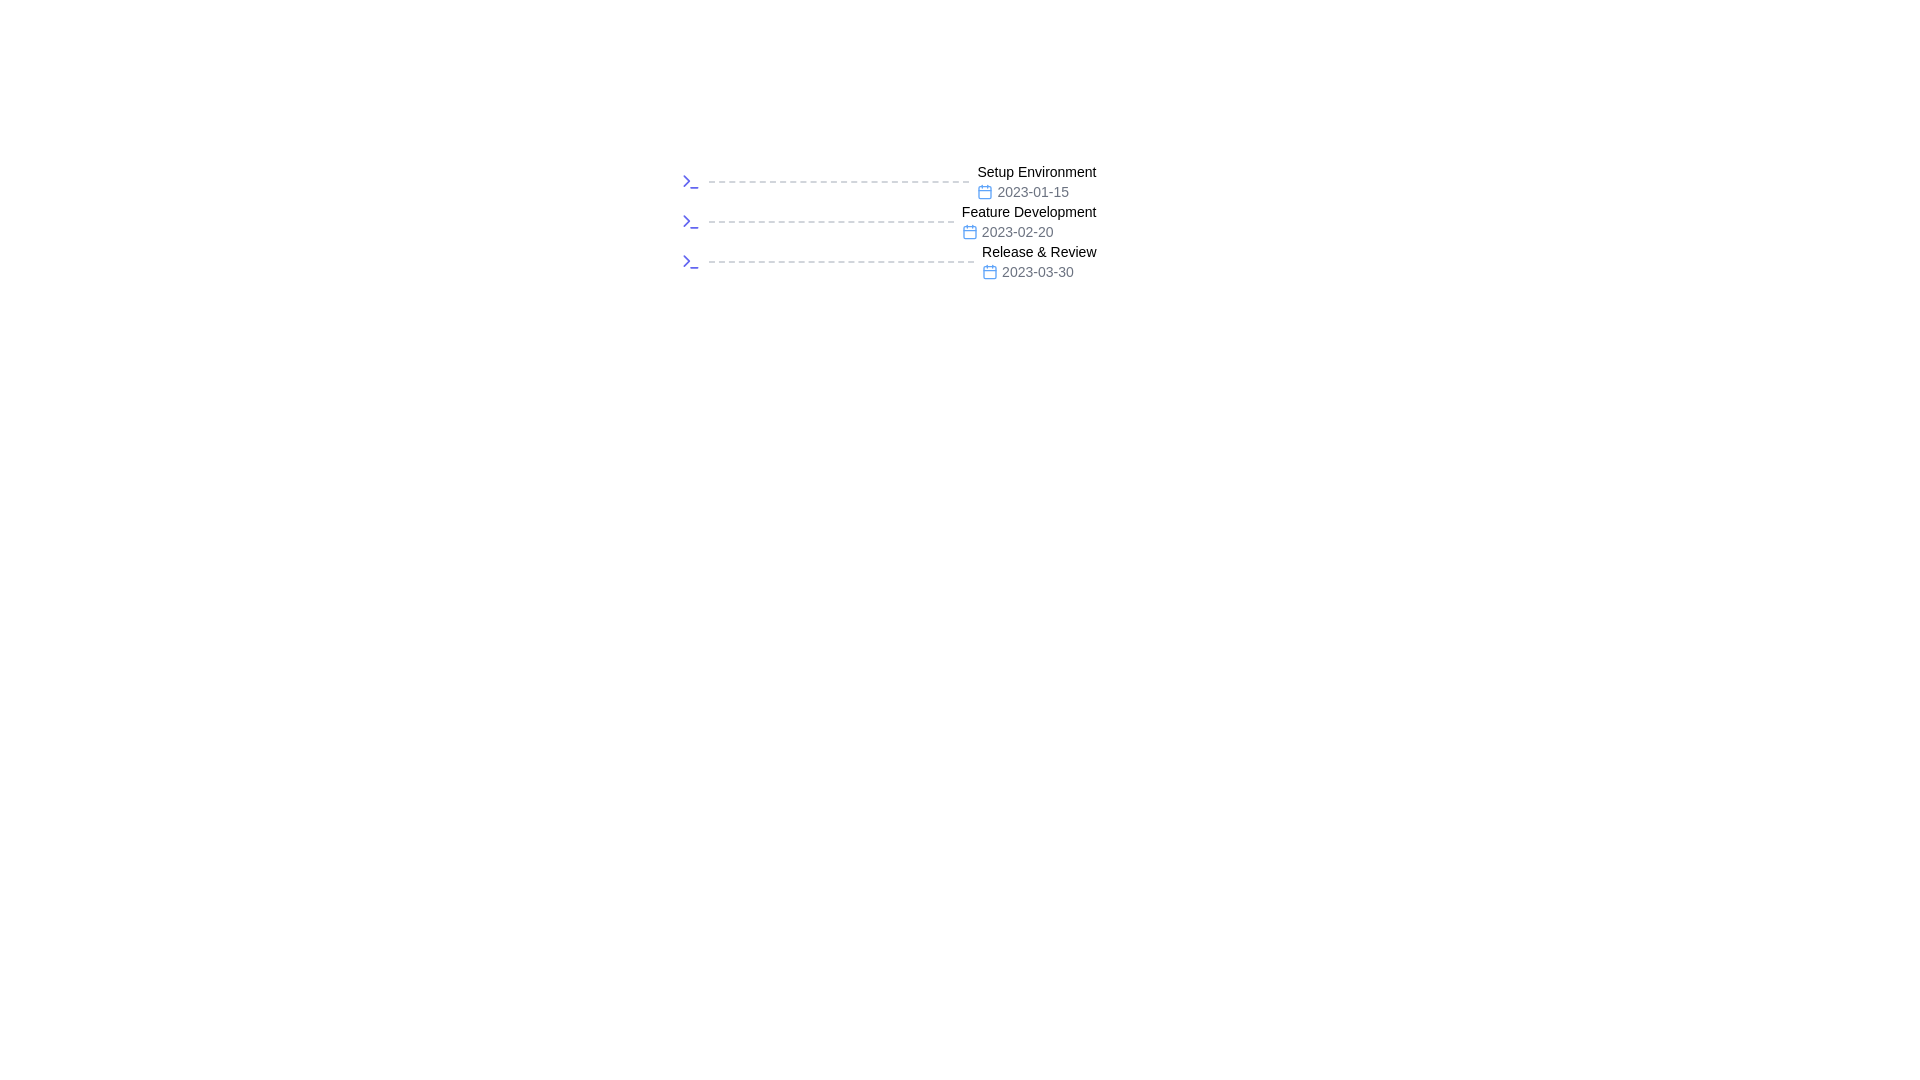 The width and height of the screenshot is (1920, 1080). Describe the element at coordinates (985, 192) in the screenshot. I see `the filled box inside the calendar icon, which represents a date, located to the right of a task label` at that location.